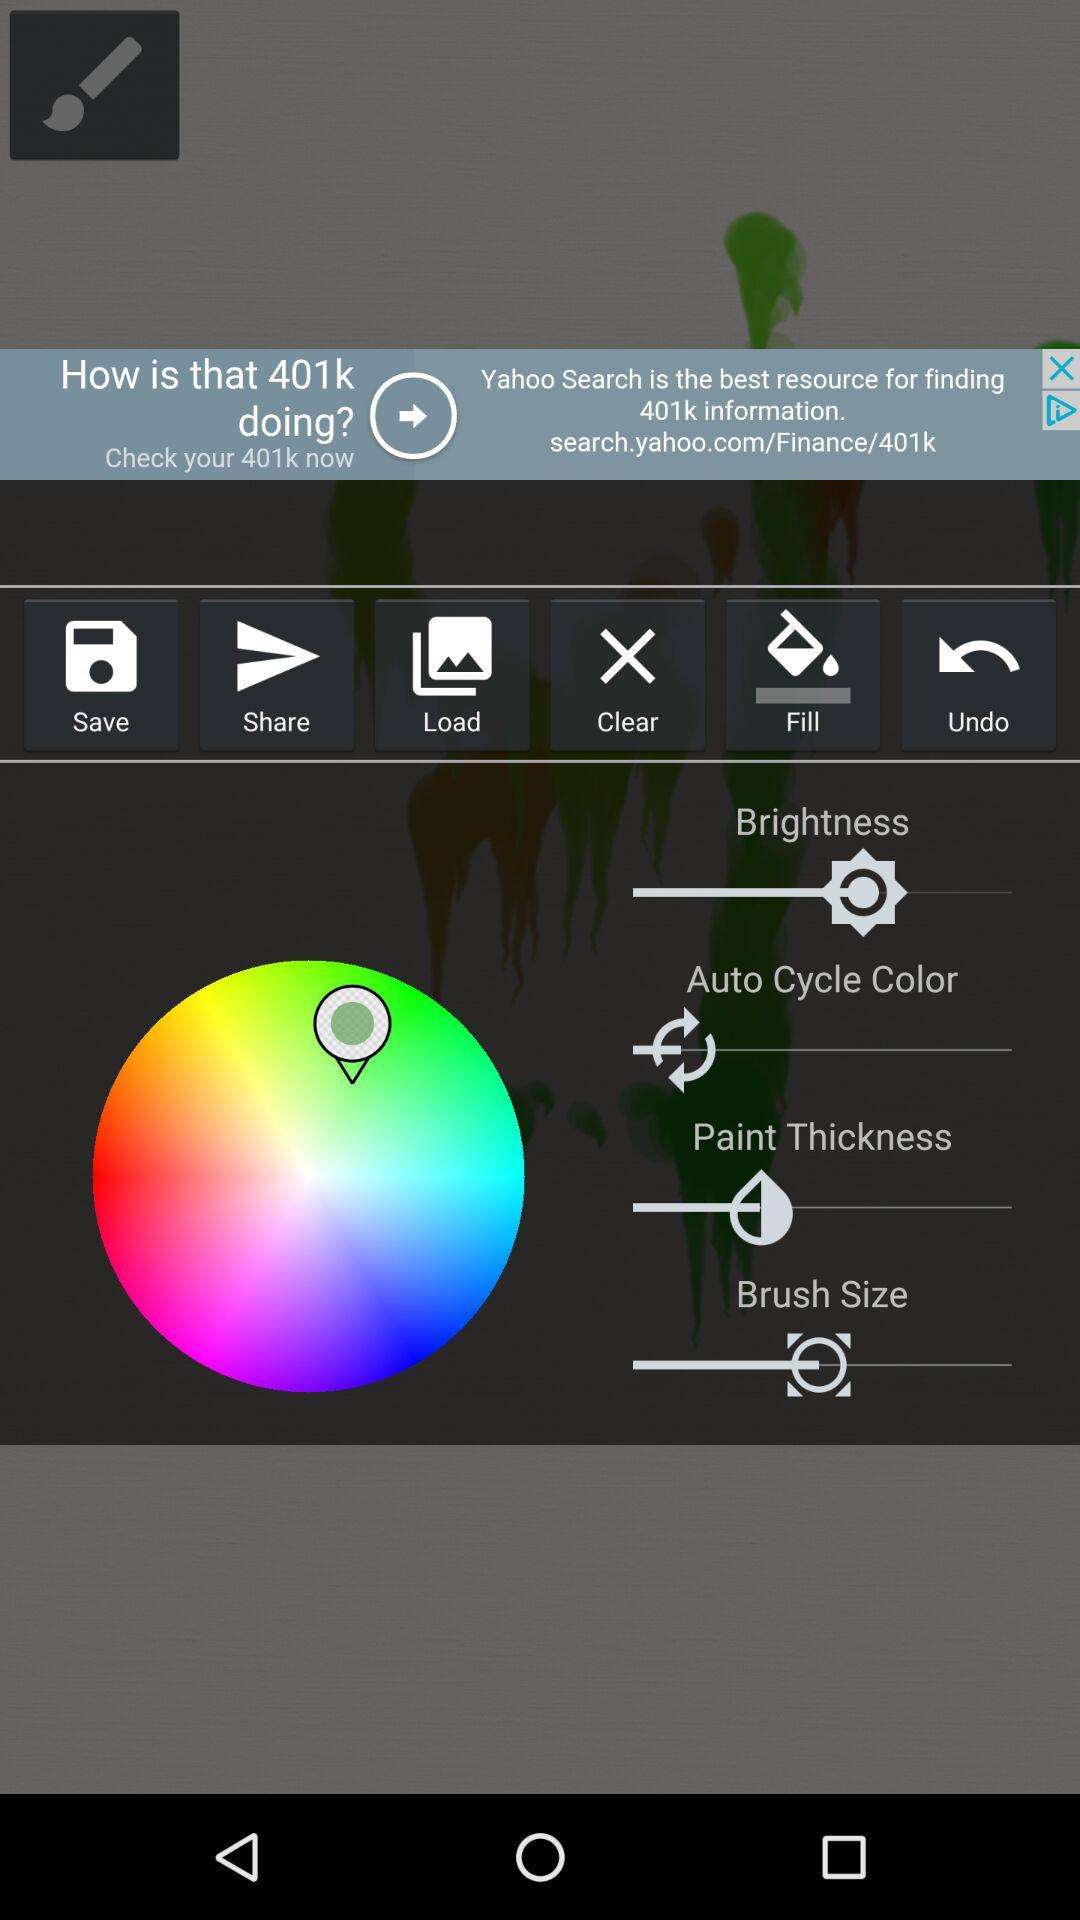  What do you see at coordinates (540, 413) in the screenshot?
I see `advertisement` at bounding box center [540, 413].